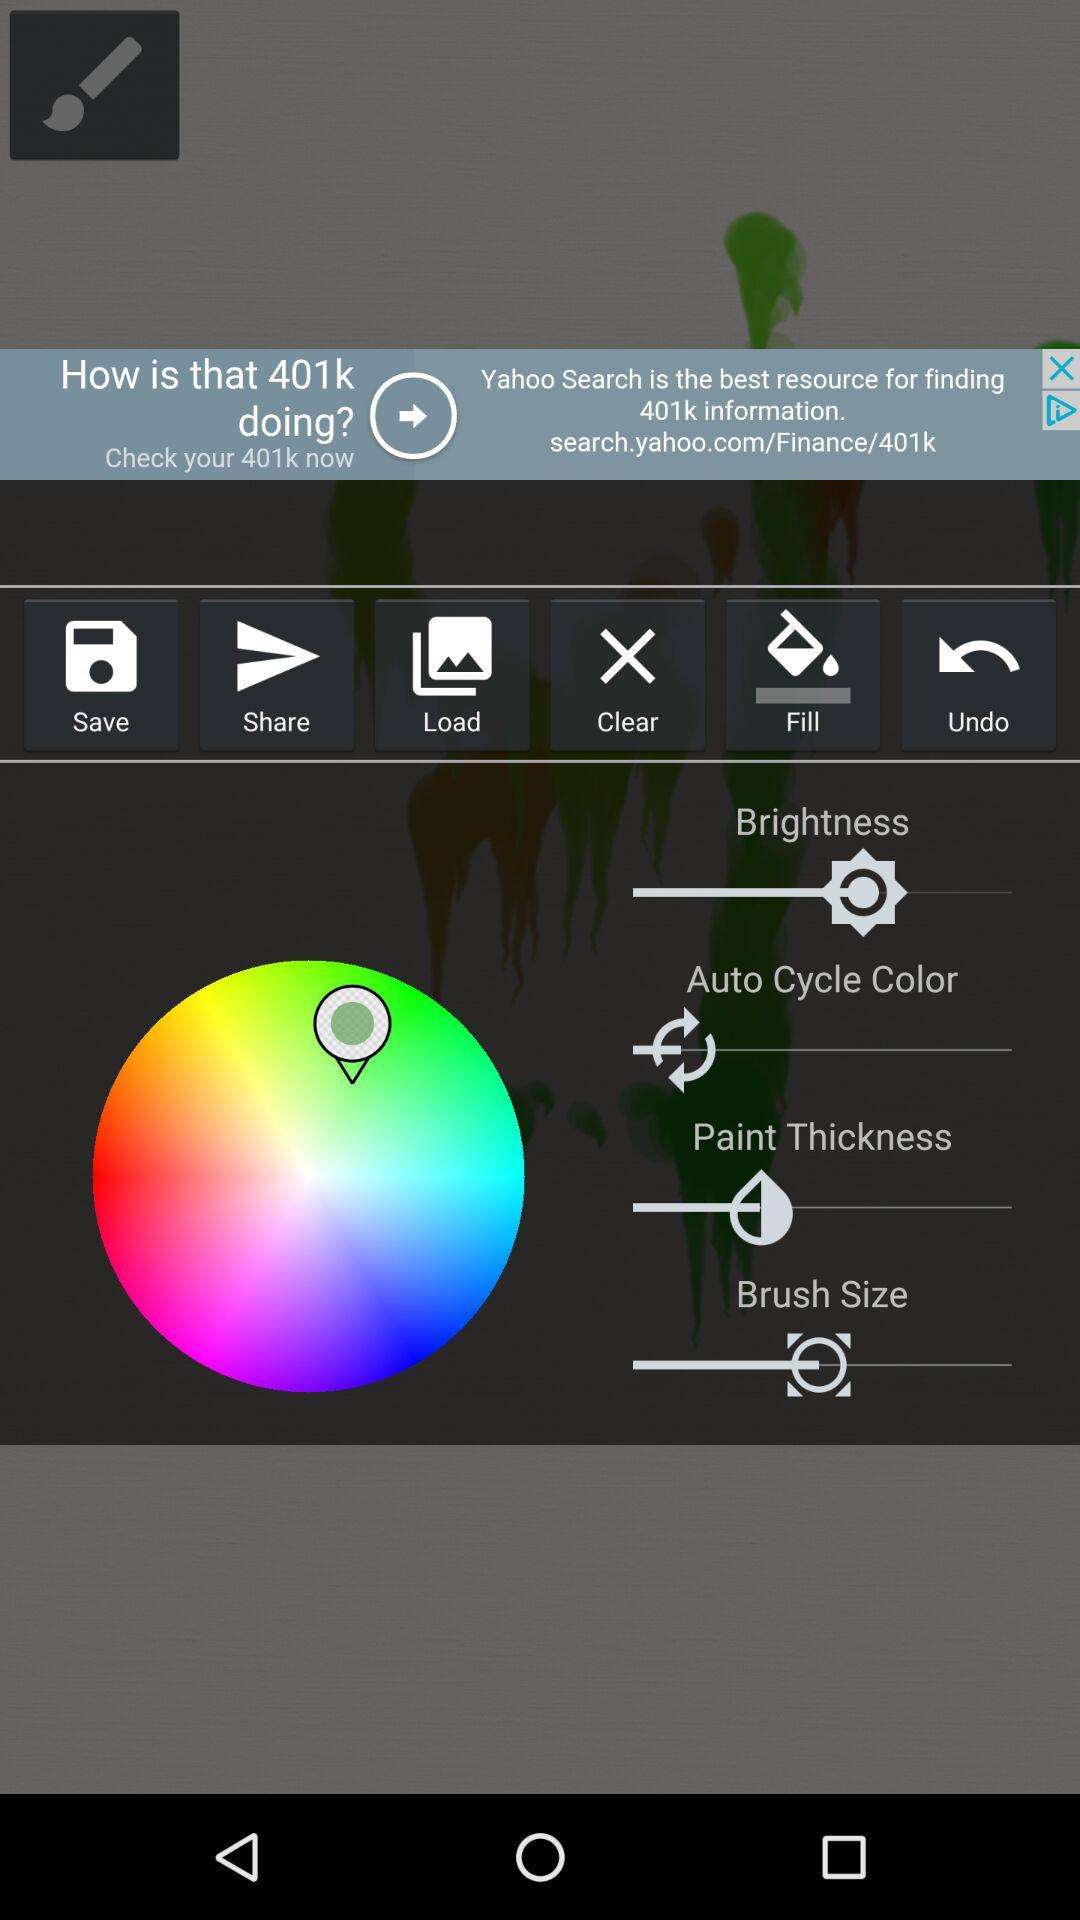  What do you see at coordinates (540, 413) in the screenshot?
I see `advertisement` at bounding box center [540, 413].